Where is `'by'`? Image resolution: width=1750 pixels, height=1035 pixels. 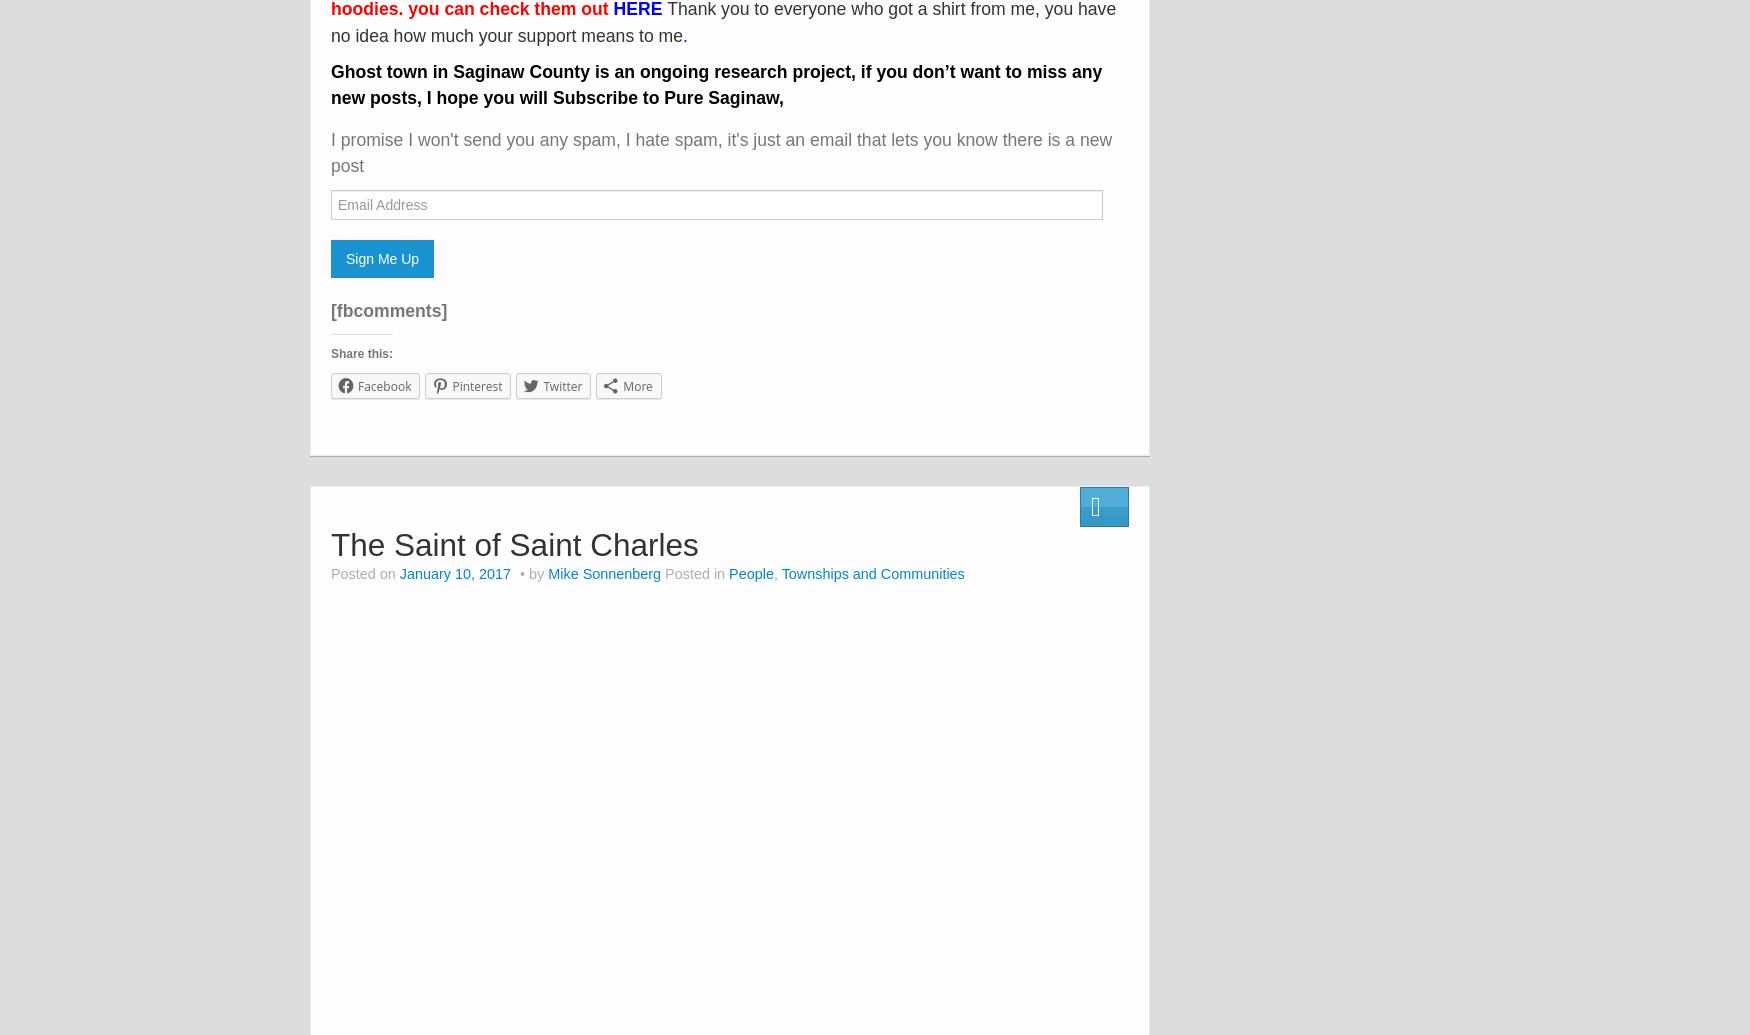
'by' is located at coordinates (535, 573).